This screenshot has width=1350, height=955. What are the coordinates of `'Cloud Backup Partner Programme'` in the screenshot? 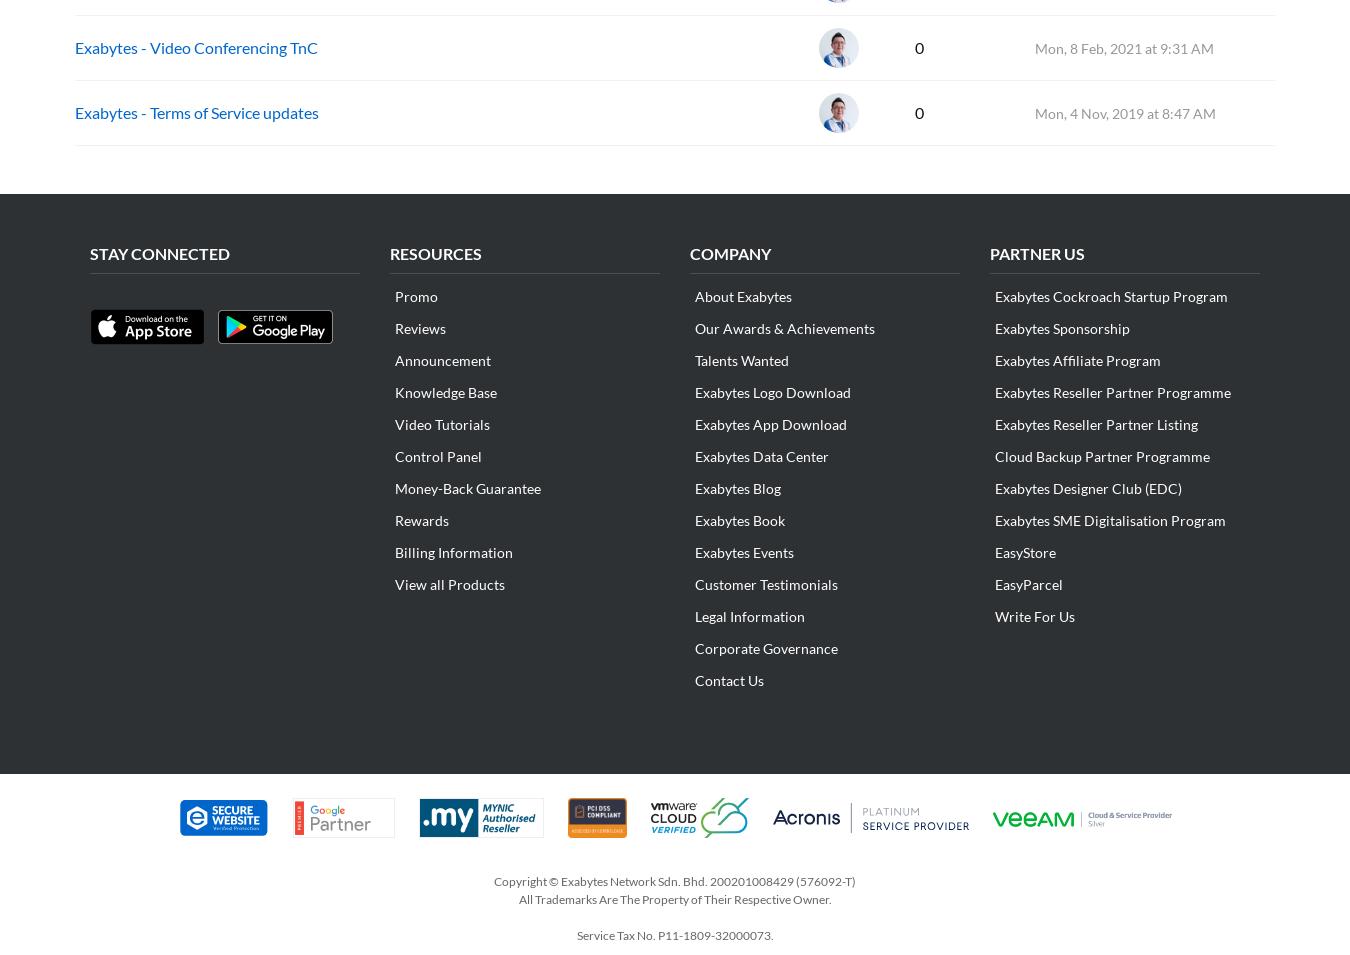 It's located at (1102, 455).